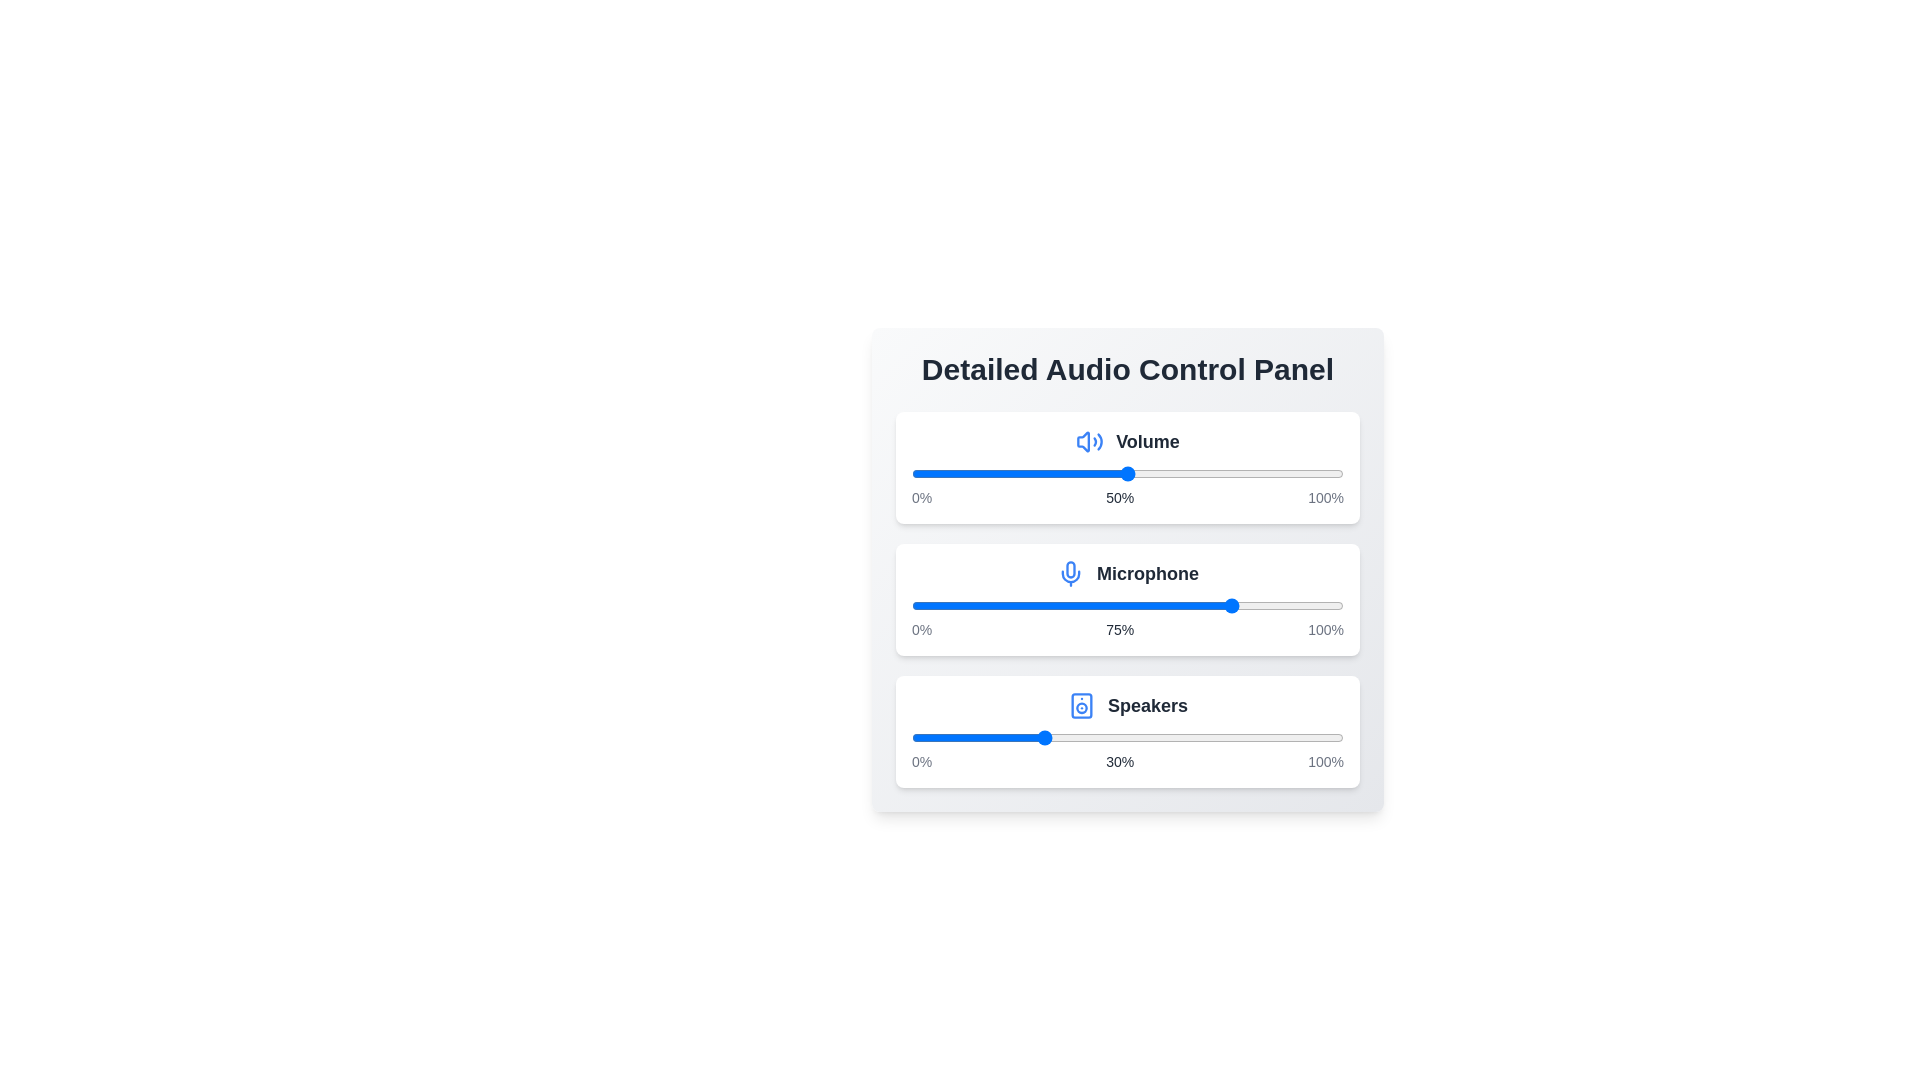 Image resolution: width=1920 pixels, height=1080 pixels. Describe the element at coordinates (1313, 737) in the screenshot. I see `the speaker level to 93% using the slider` at that location.